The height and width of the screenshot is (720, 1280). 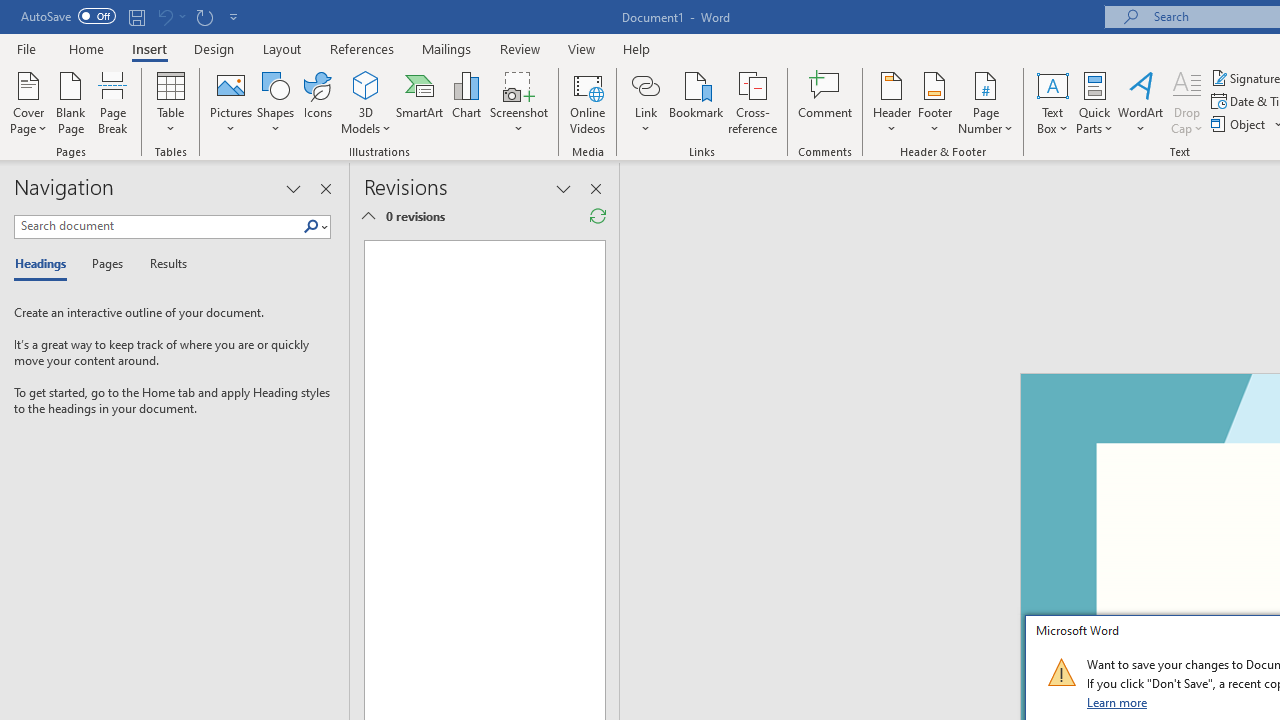 What do you see at coordinates (1060, 672) in the screenshot?
I see `'Class: NetUIImage'` at bounding box center [1060, 672].